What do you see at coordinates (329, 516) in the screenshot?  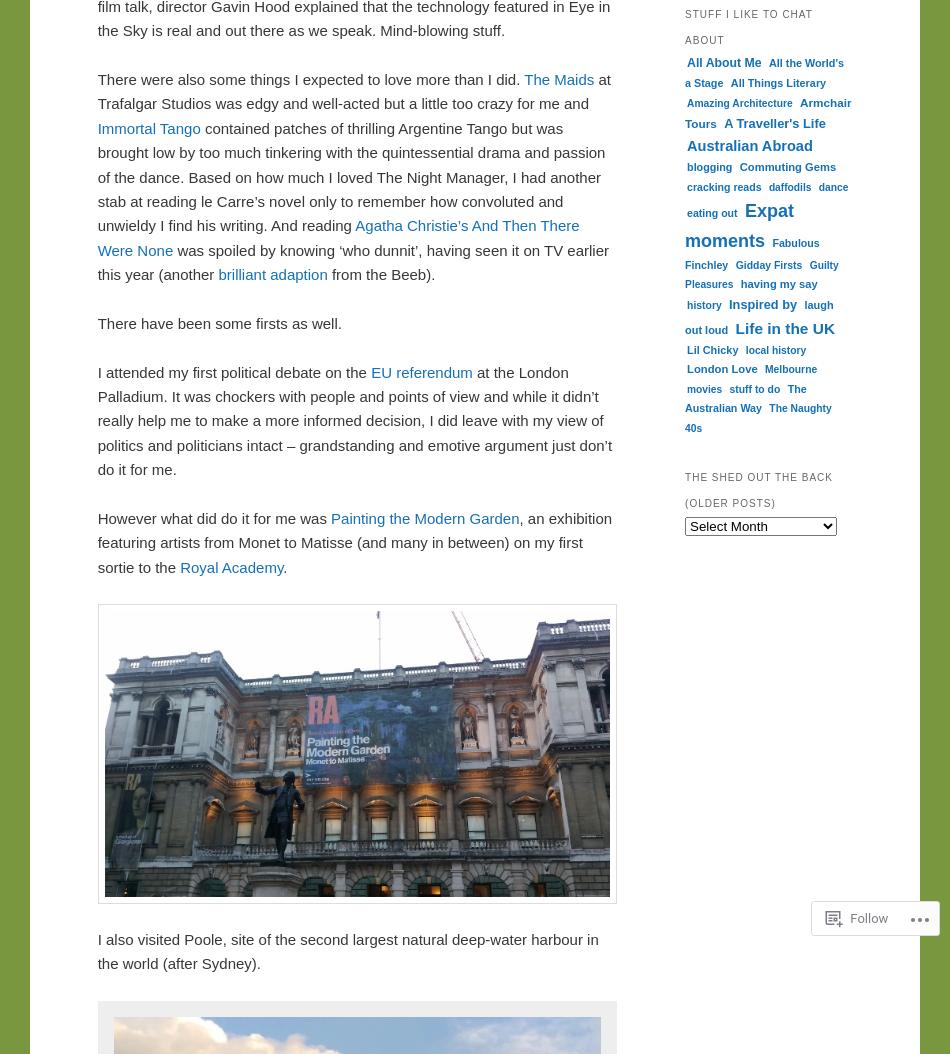 I see `'Painting the Modern Garden'` at bounding box center [329, 516].